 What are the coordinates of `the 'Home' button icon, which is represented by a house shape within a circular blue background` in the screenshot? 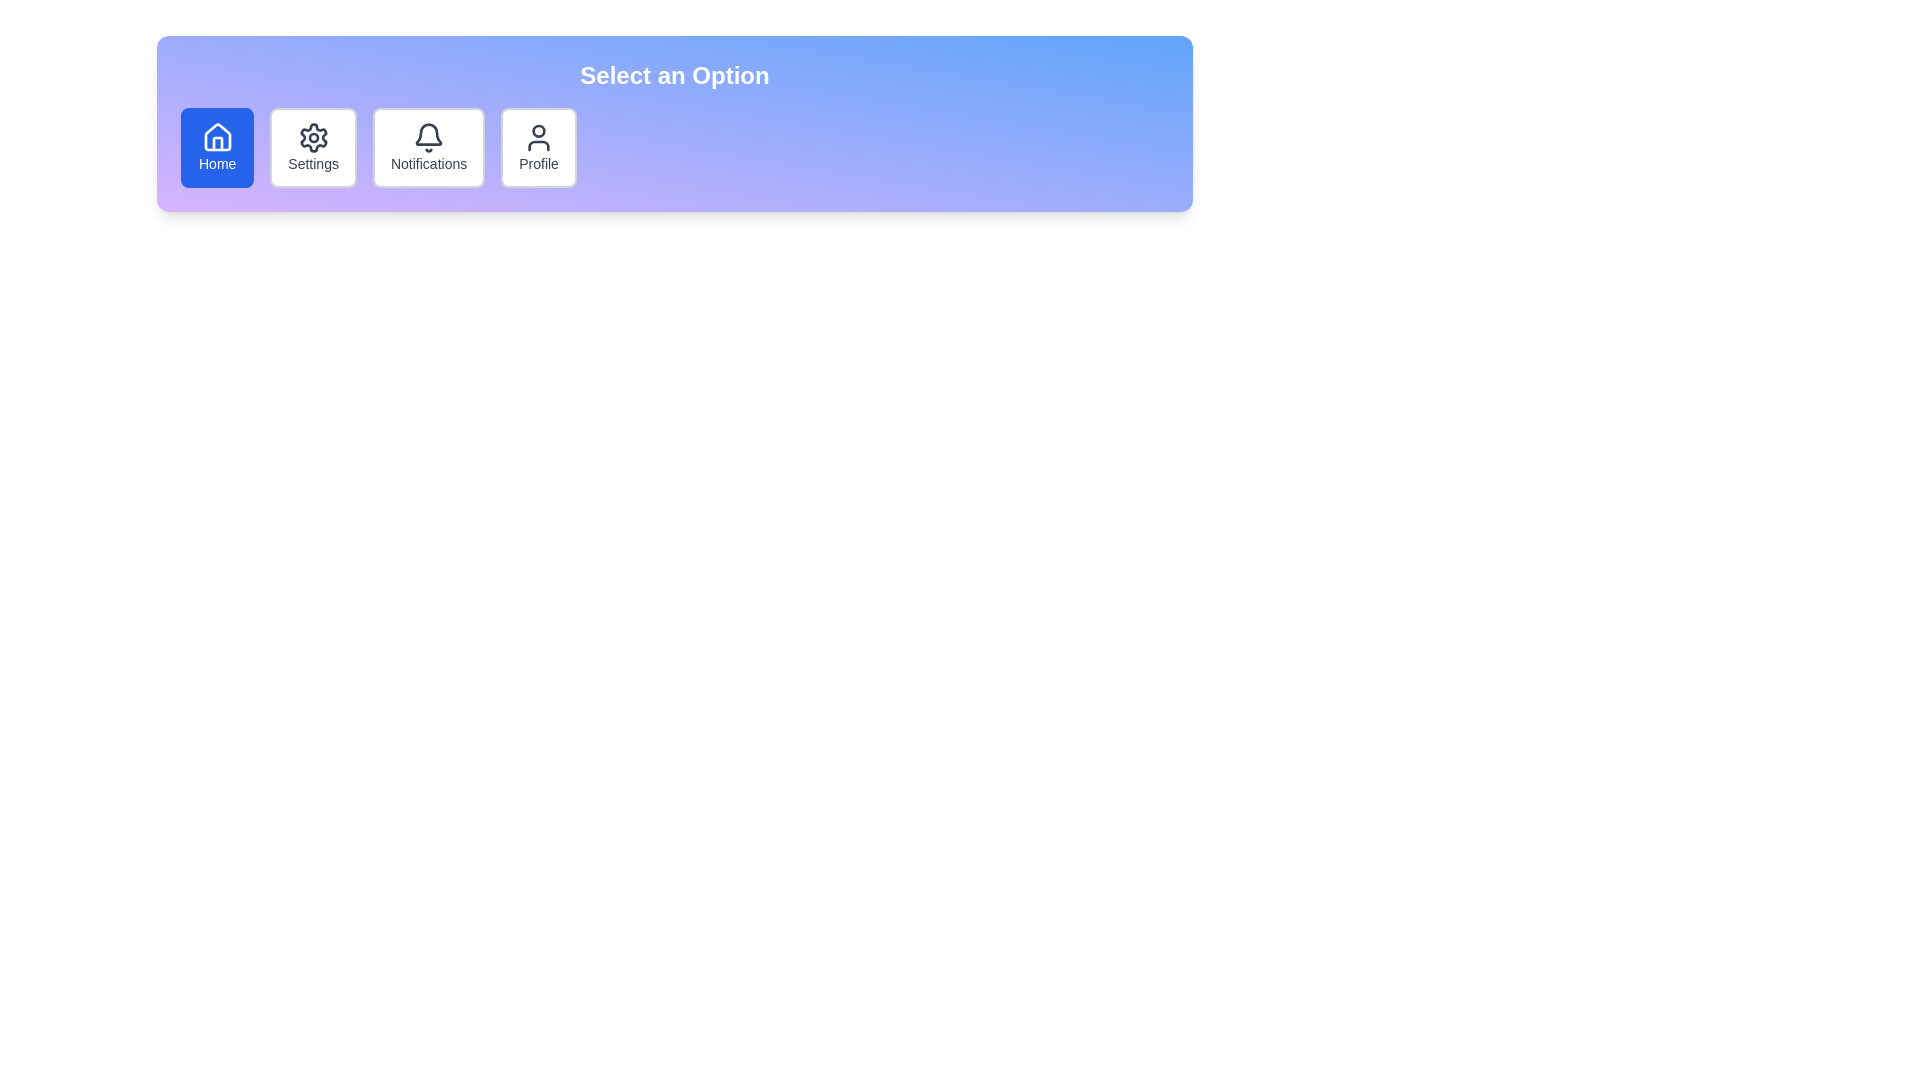 It's located at (217, 137).